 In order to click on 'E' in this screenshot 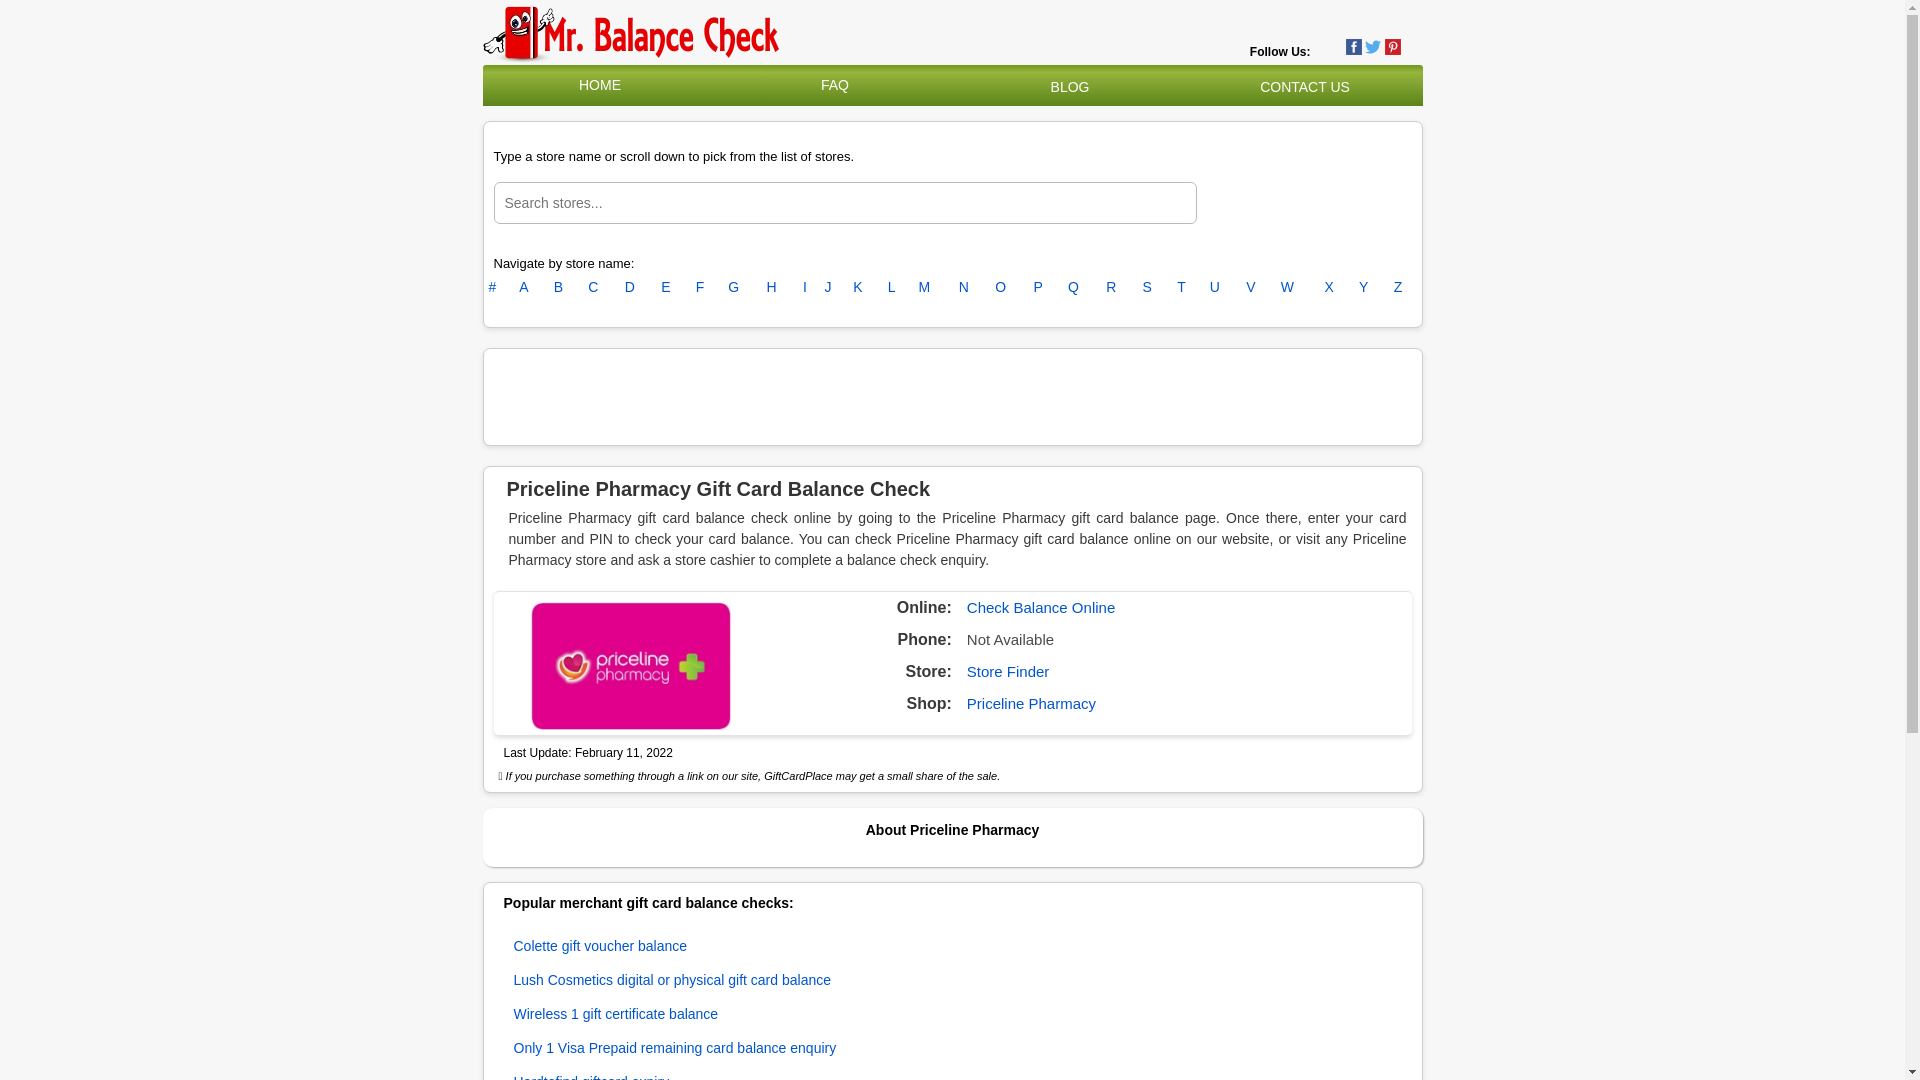, I will do `click(665, 286)`.